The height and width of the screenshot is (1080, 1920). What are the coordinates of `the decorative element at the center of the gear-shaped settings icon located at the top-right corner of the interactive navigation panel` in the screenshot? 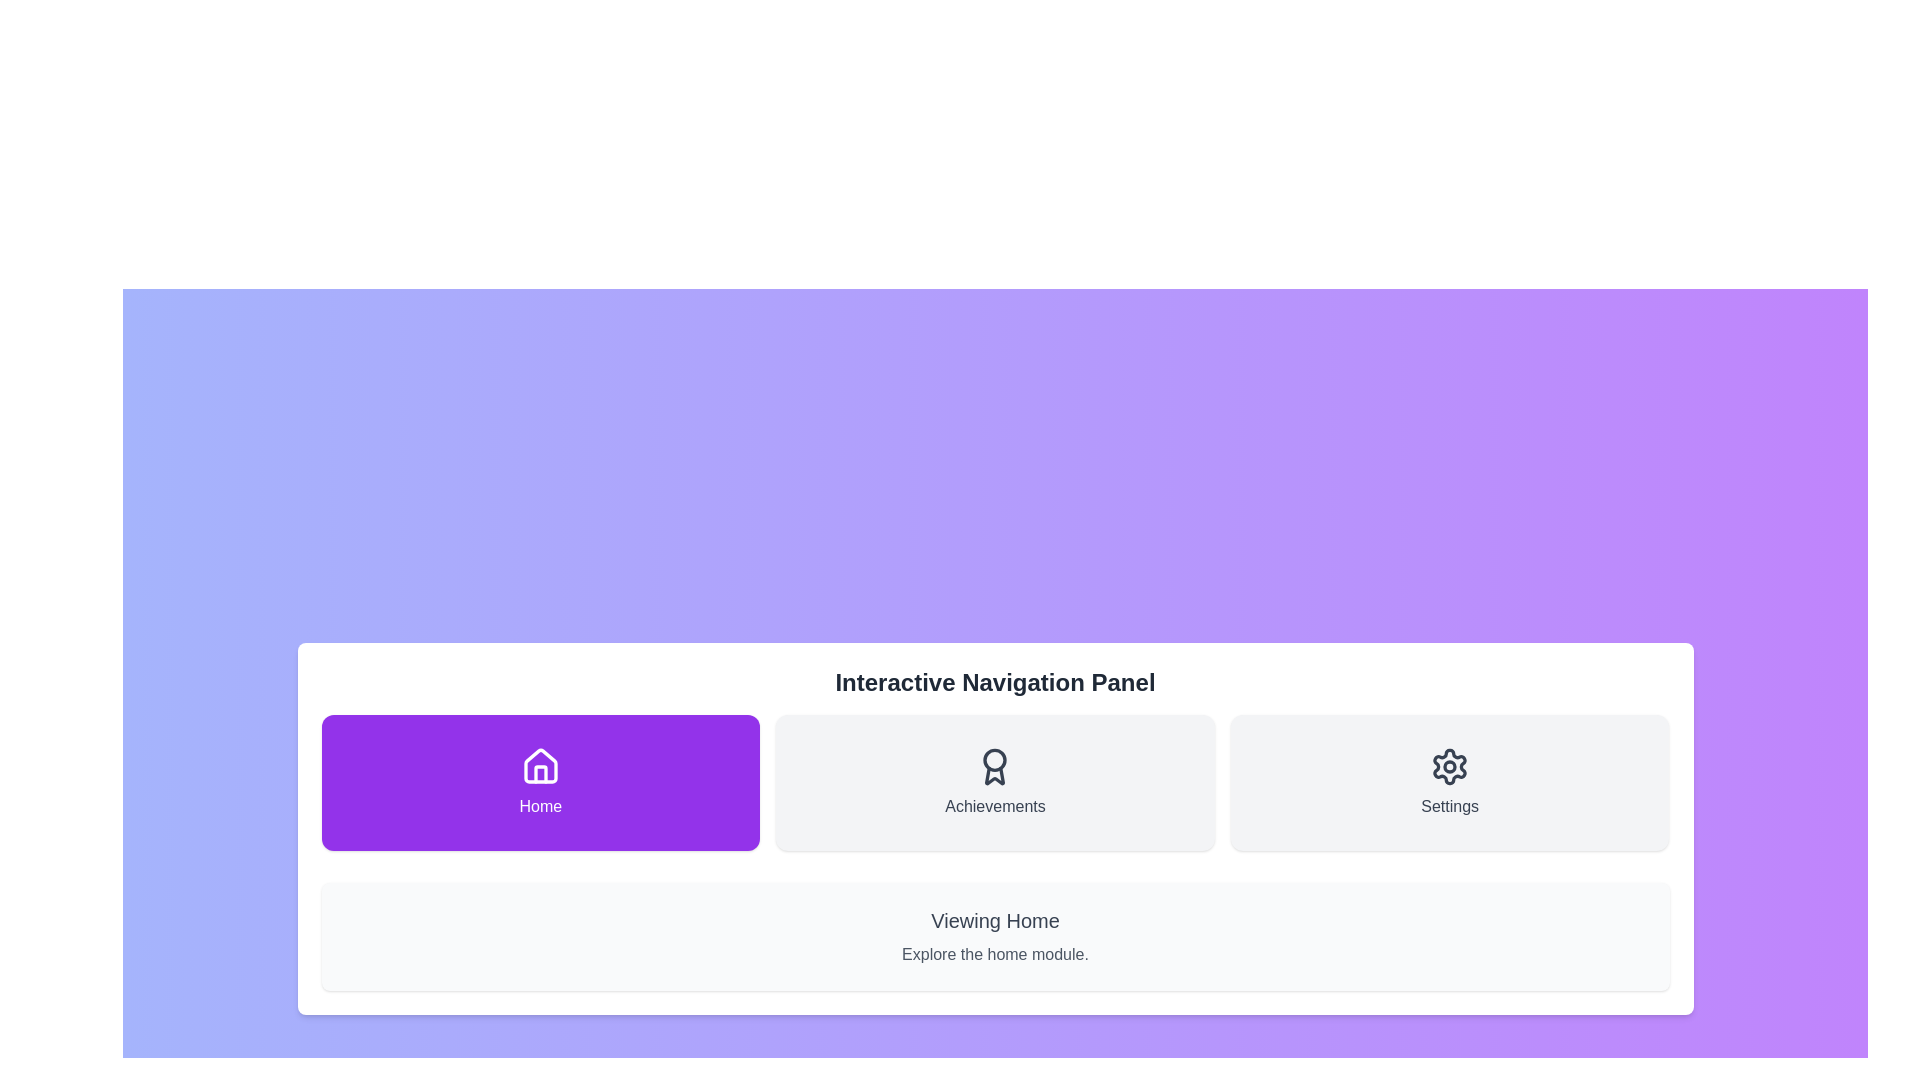 It's located at (1450, 766).